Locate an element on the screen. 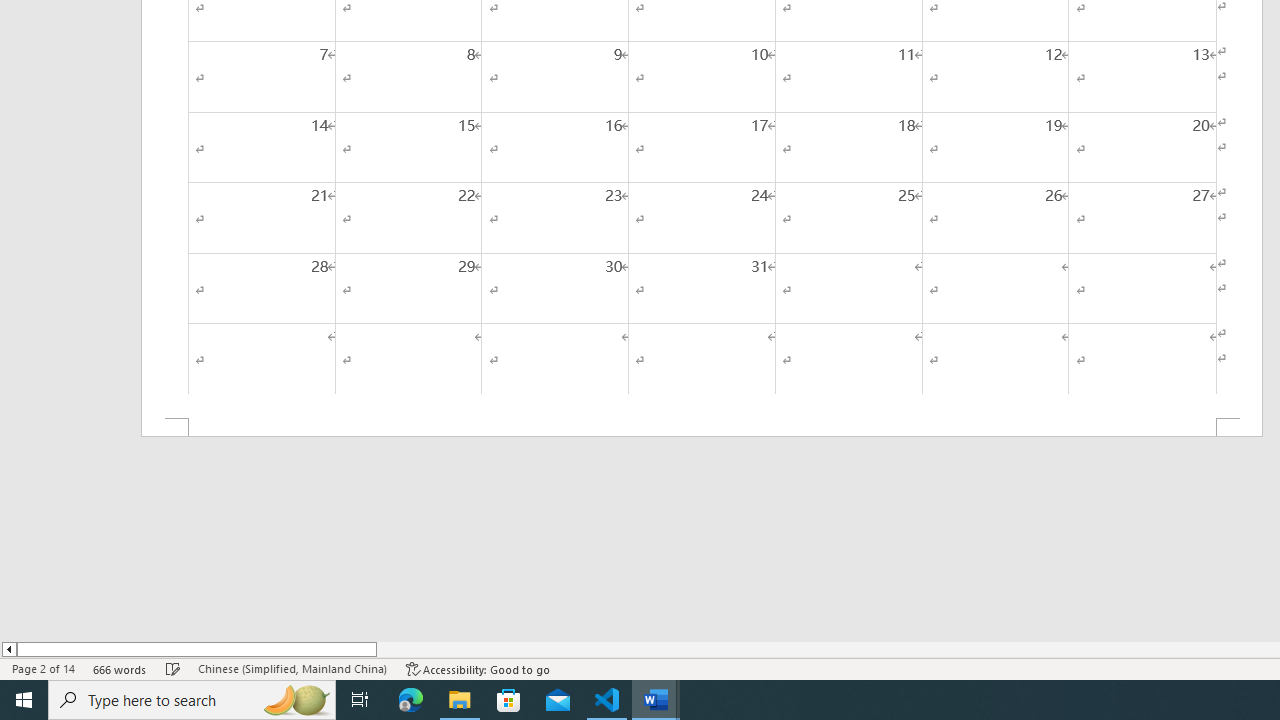  'Column left' is located at coordinates (8, 649).